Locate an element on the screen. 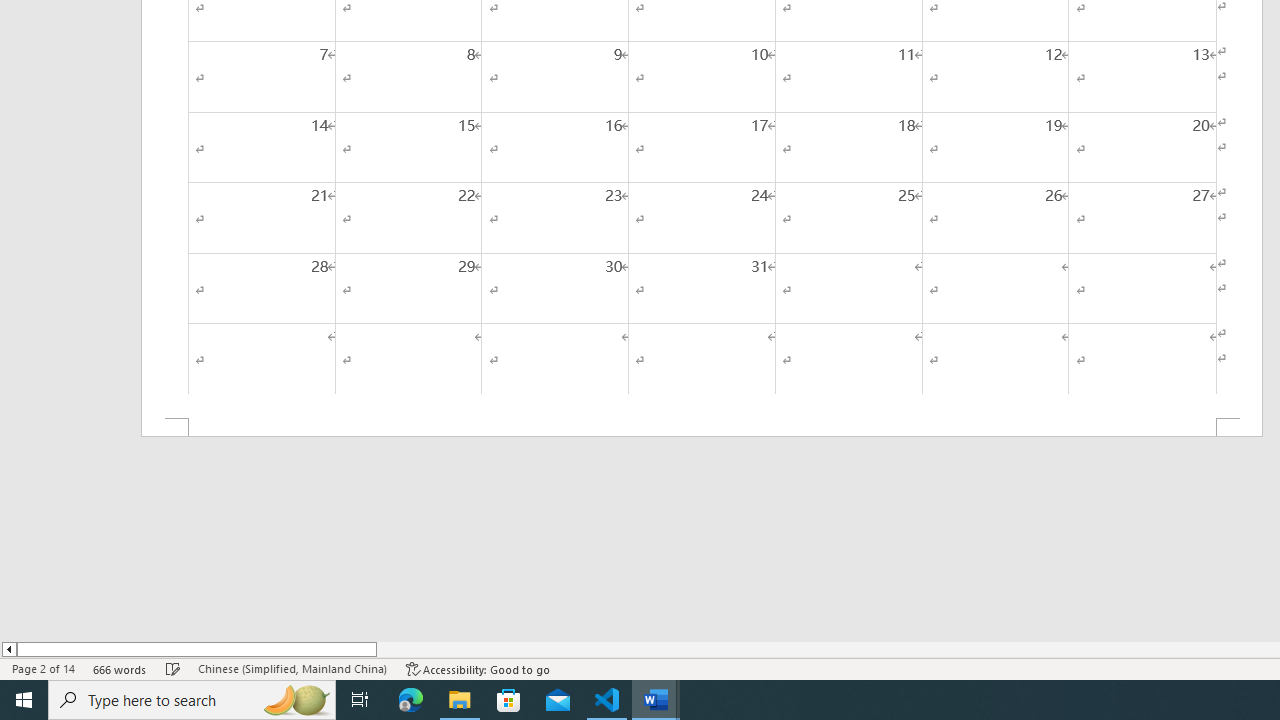  'Column left' is located at coordinates (8, 649).